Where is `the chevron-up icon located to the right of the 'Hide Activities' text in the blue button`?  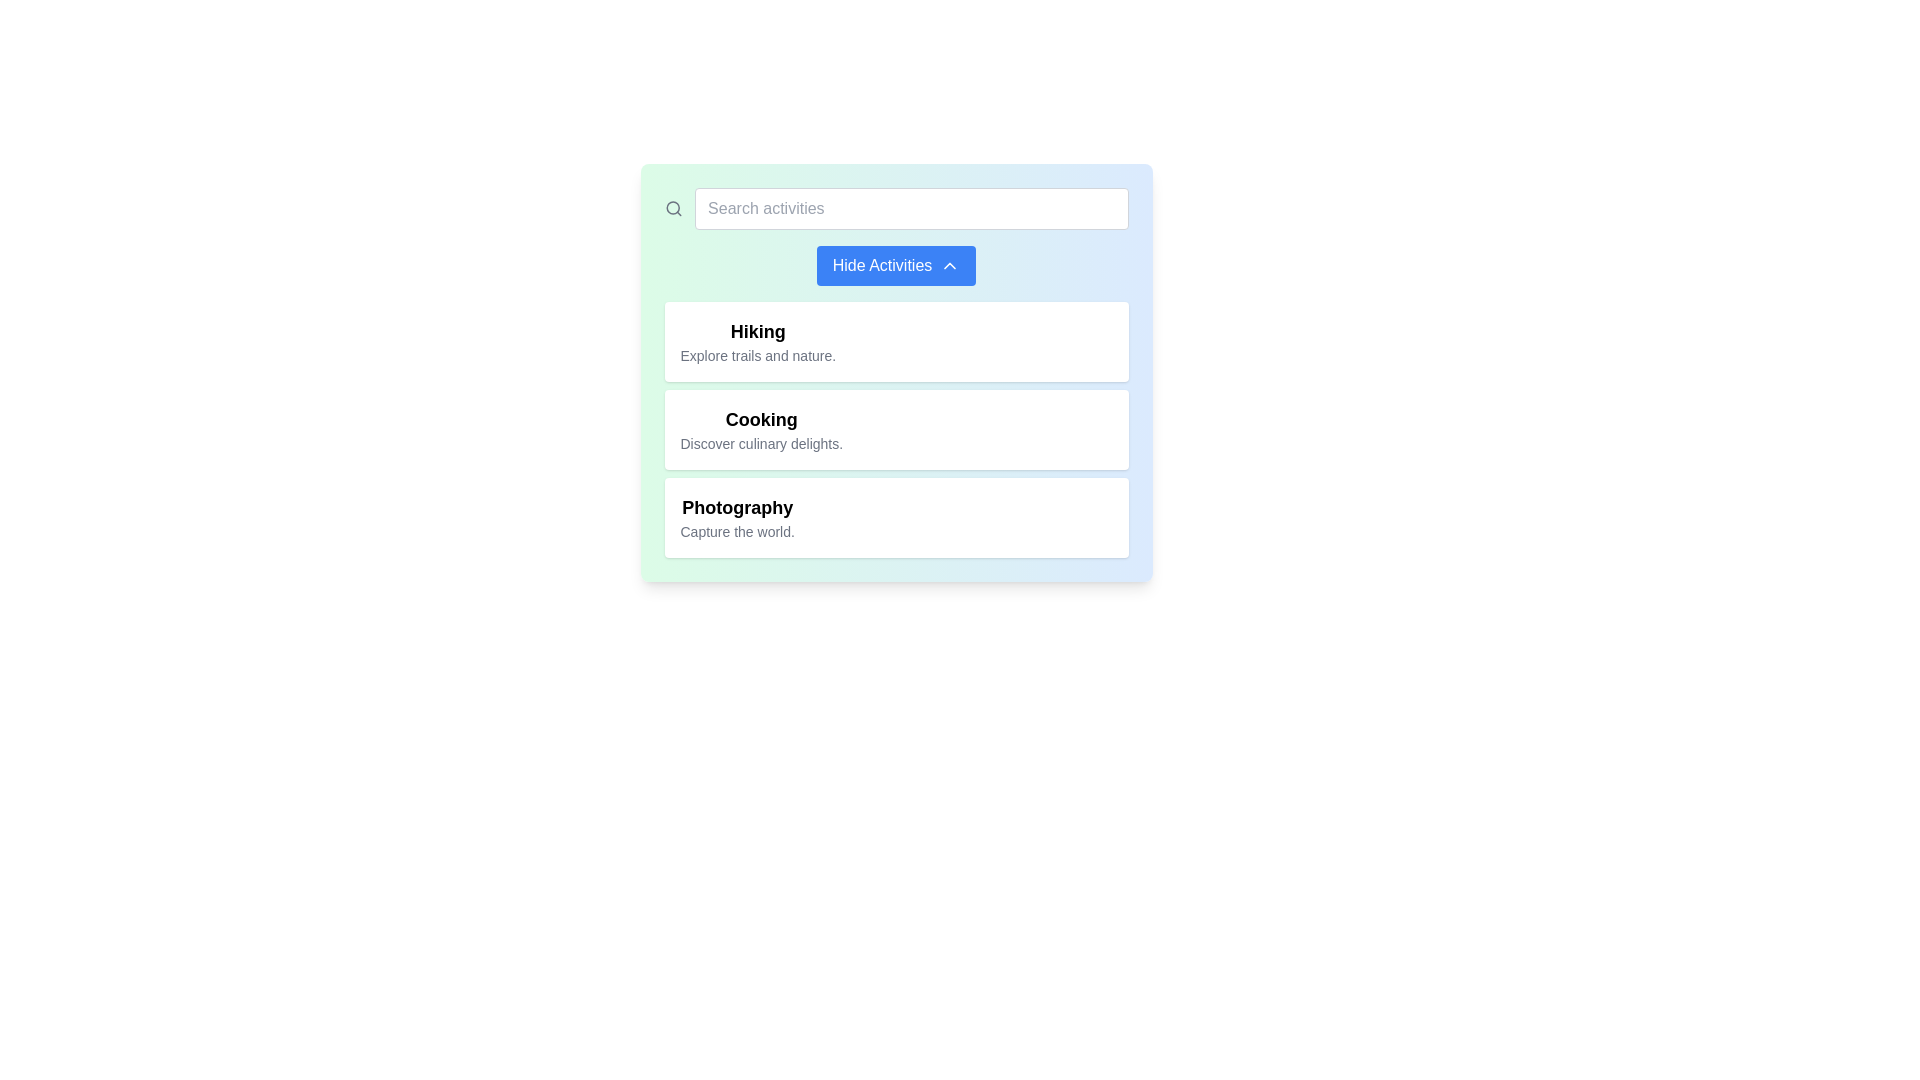
the chevron-up icon located to the right of the 'Hide Activities' text in the blue button is located at coordinates (949, 265).